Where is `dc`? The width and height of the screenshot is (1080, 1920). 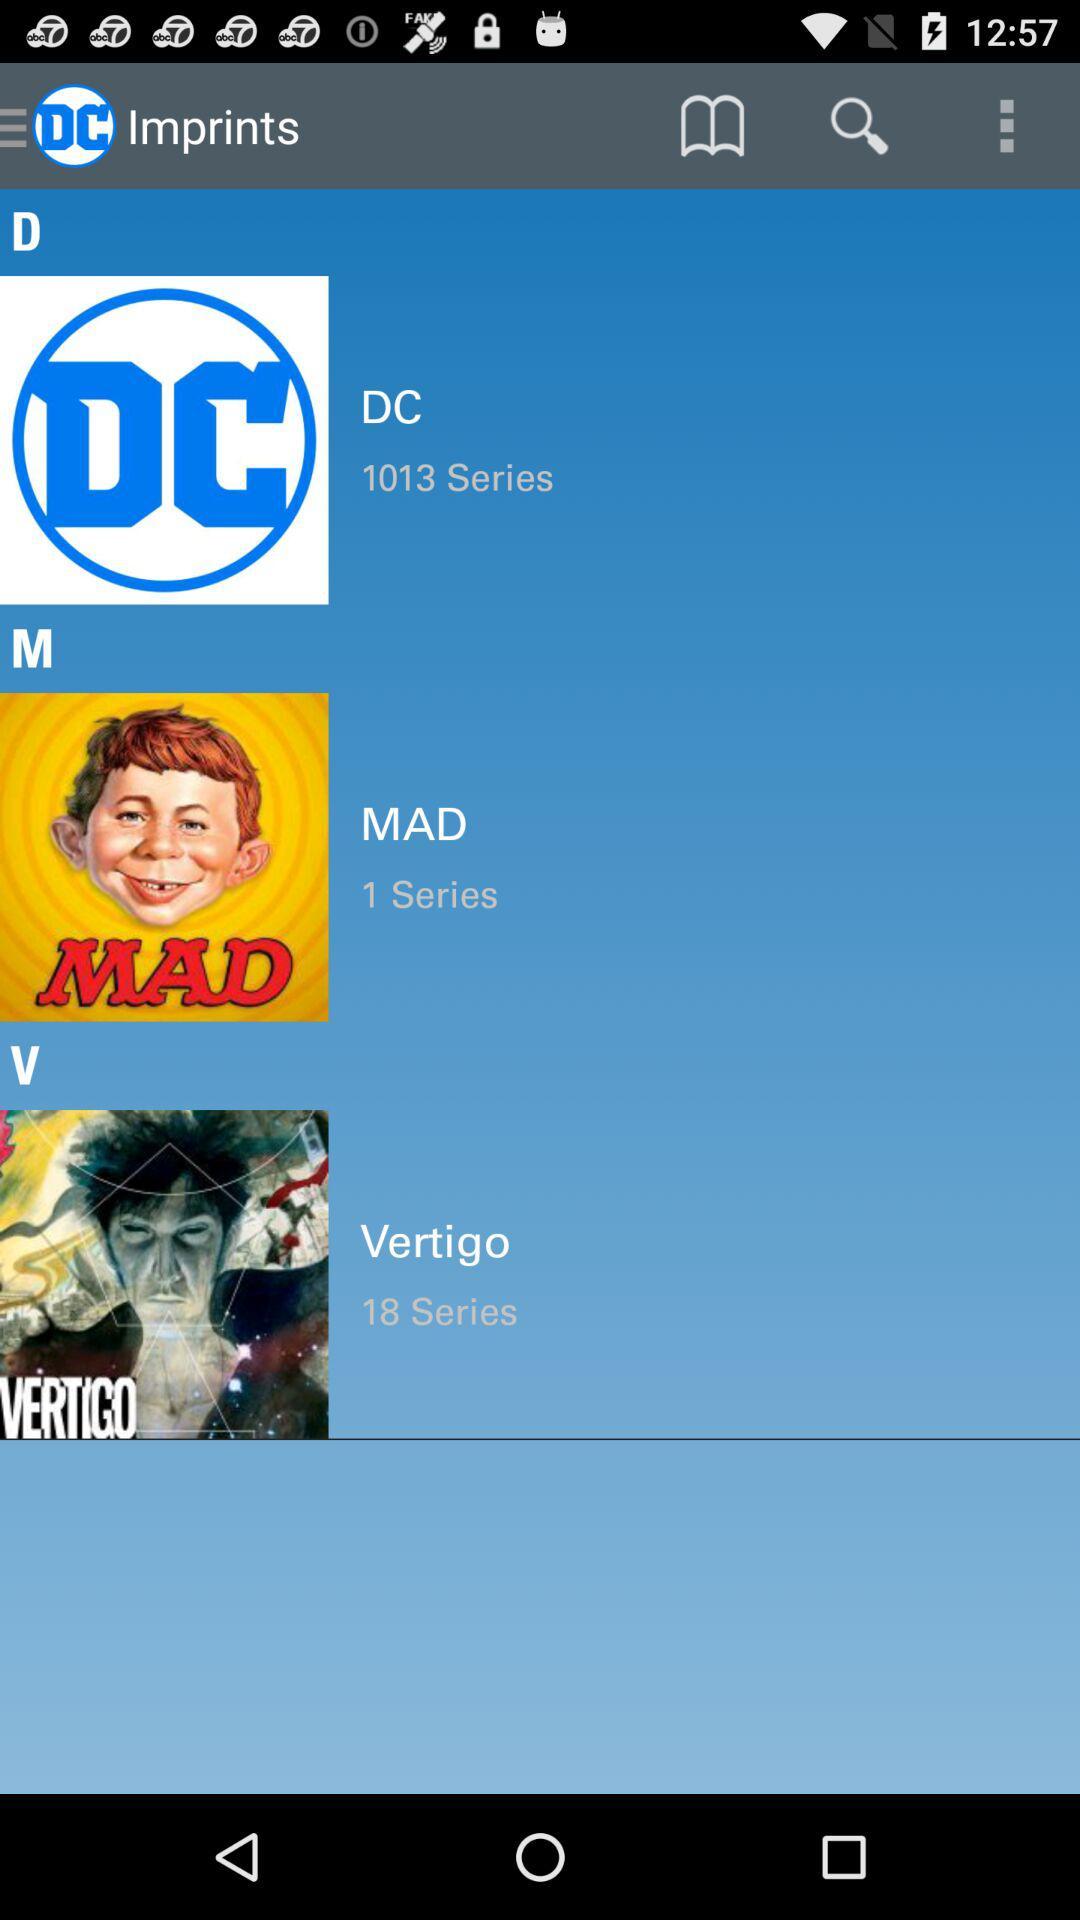
dc is located at coordinates (703, 406).